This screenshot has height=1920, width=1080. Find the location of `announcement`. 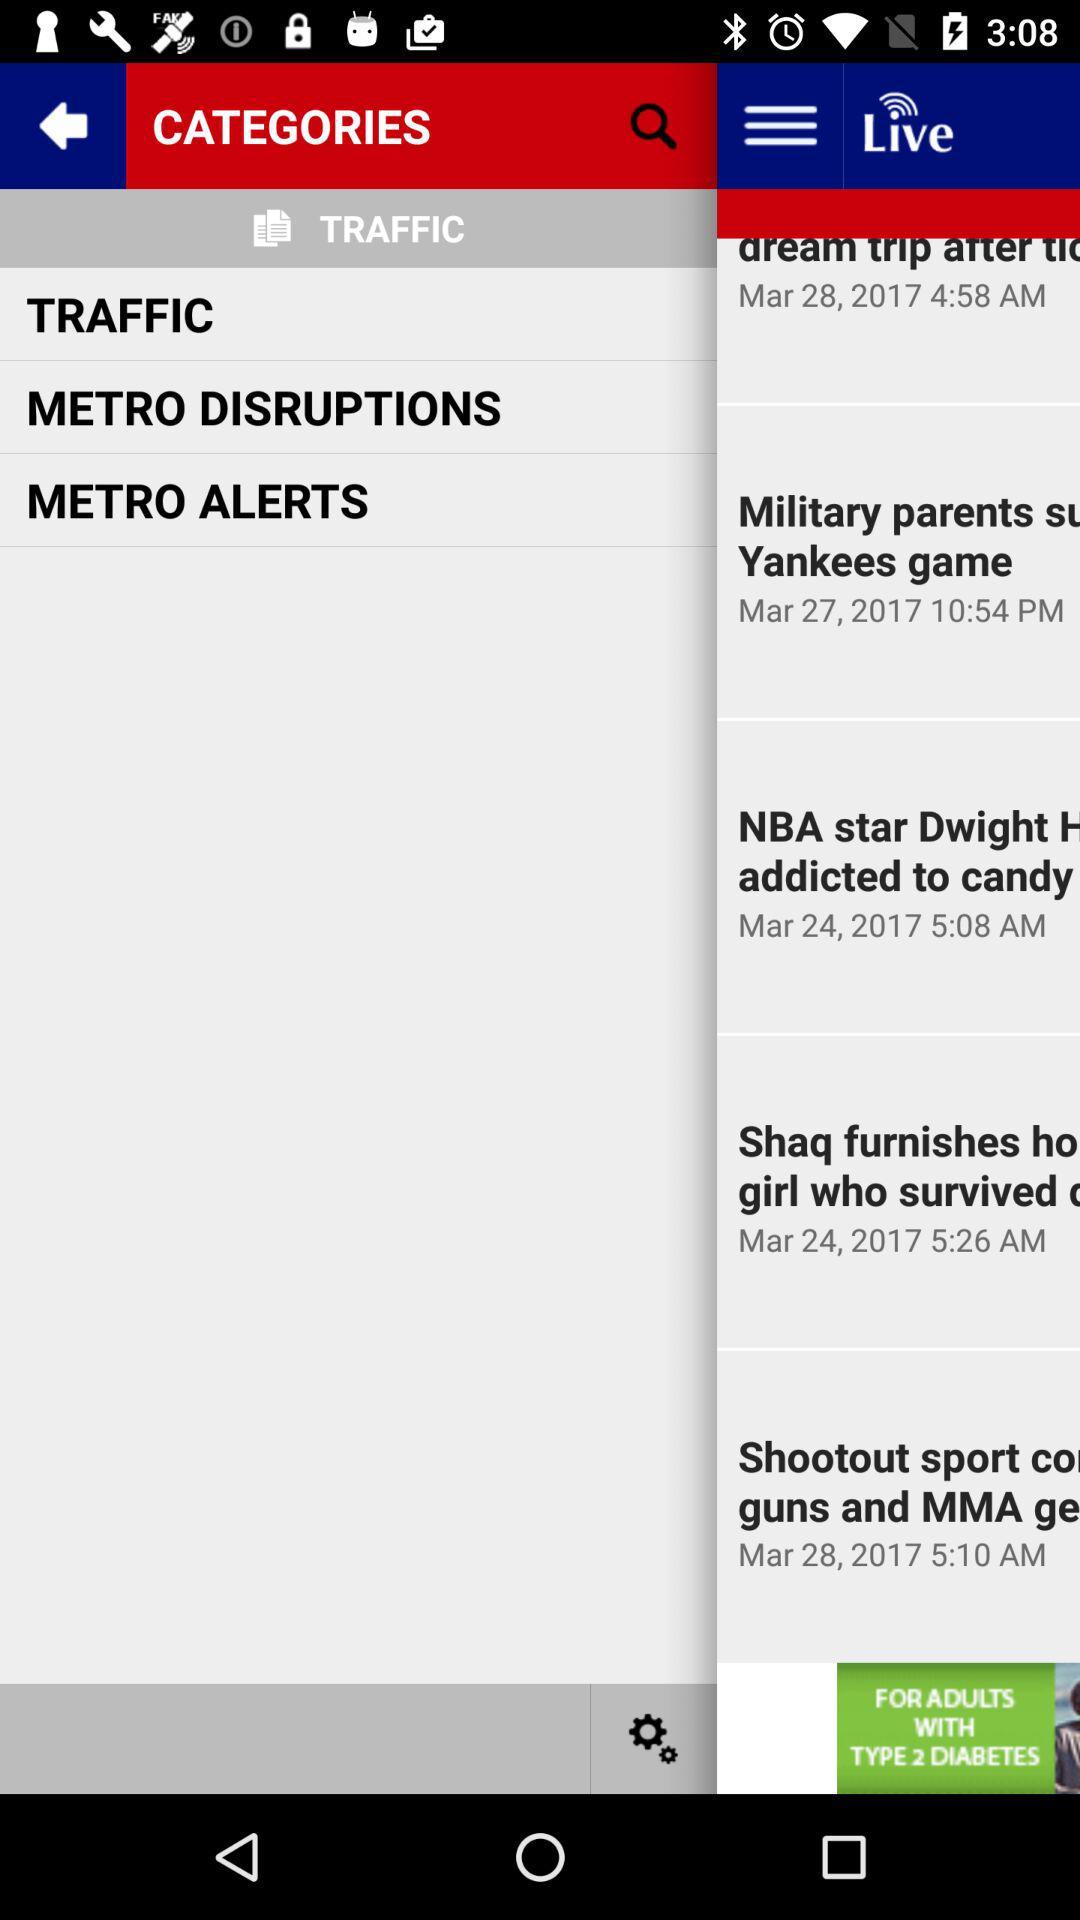

announcement is located at coordinates (957, 1727).